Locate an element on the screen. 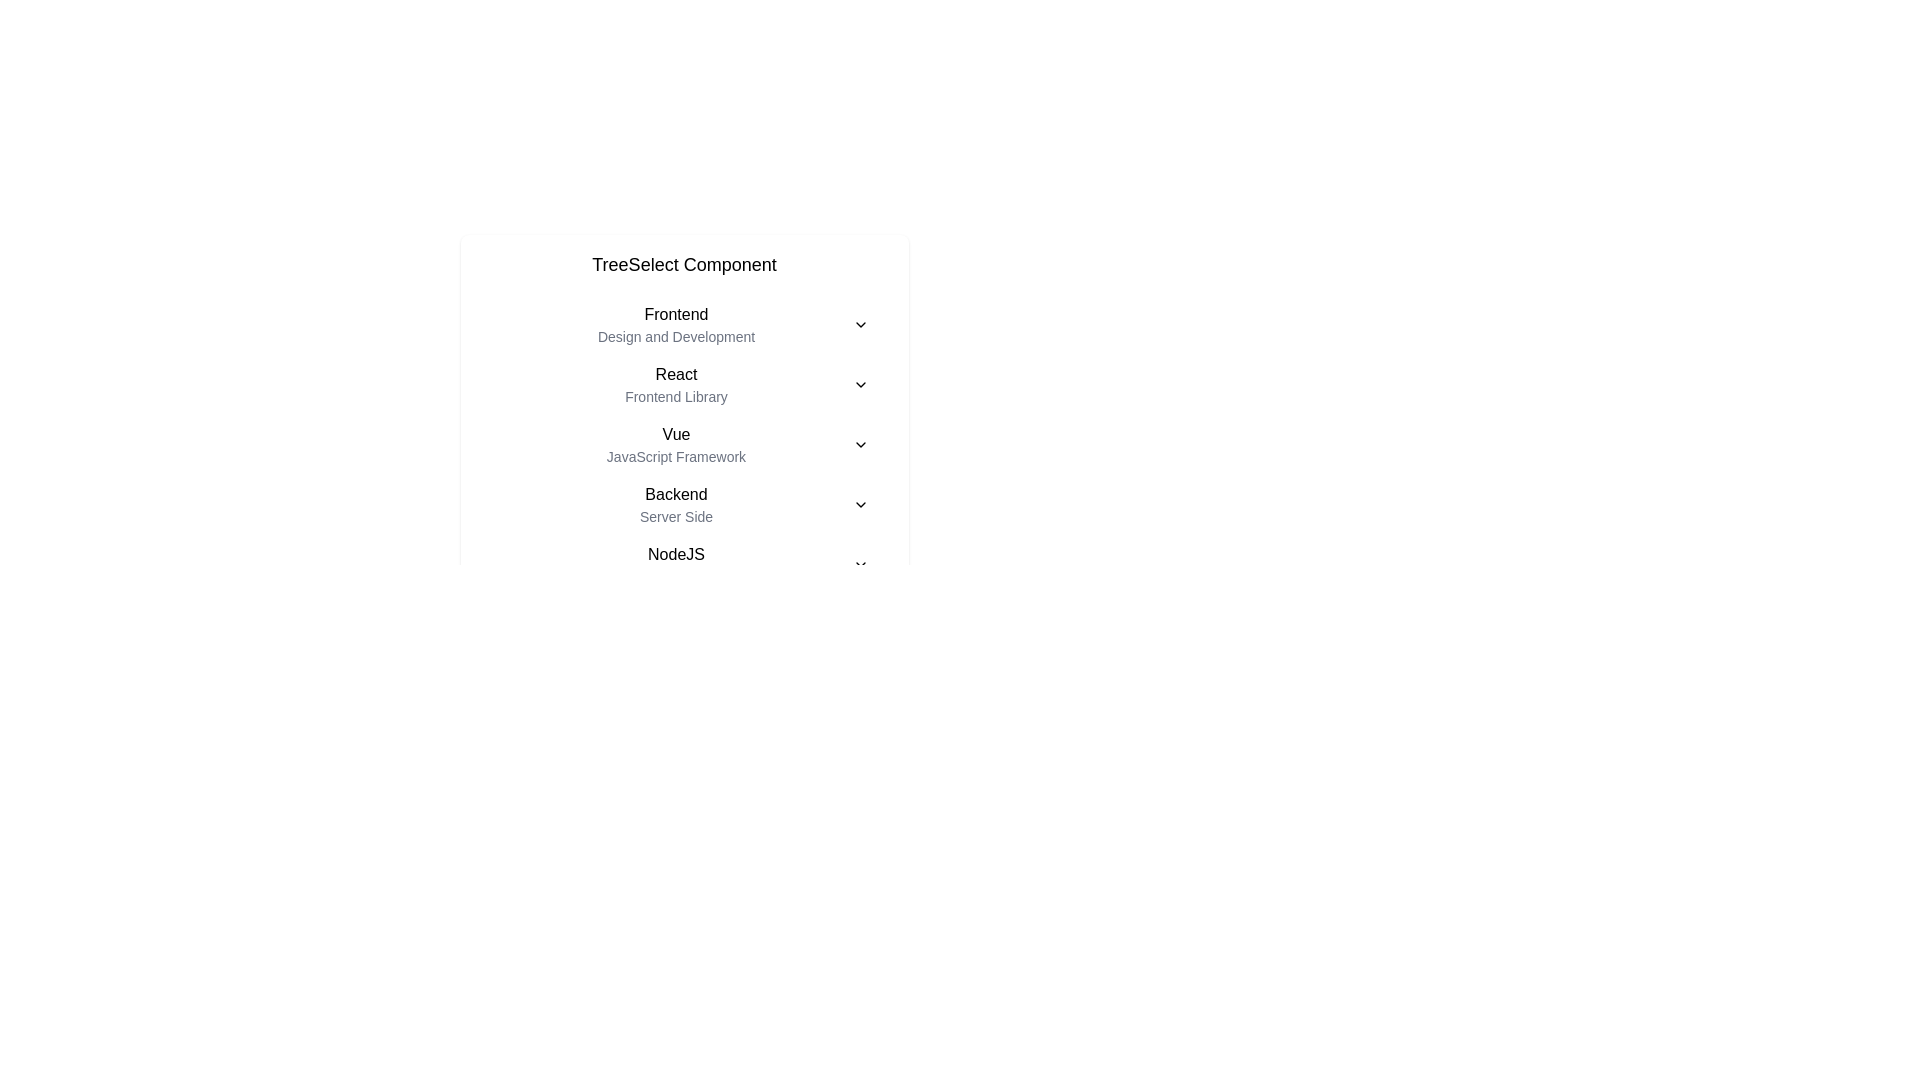 The image size is (1920, 1080). the List entry element displaying 'NodeJS' is located at coordinates (676, 564).